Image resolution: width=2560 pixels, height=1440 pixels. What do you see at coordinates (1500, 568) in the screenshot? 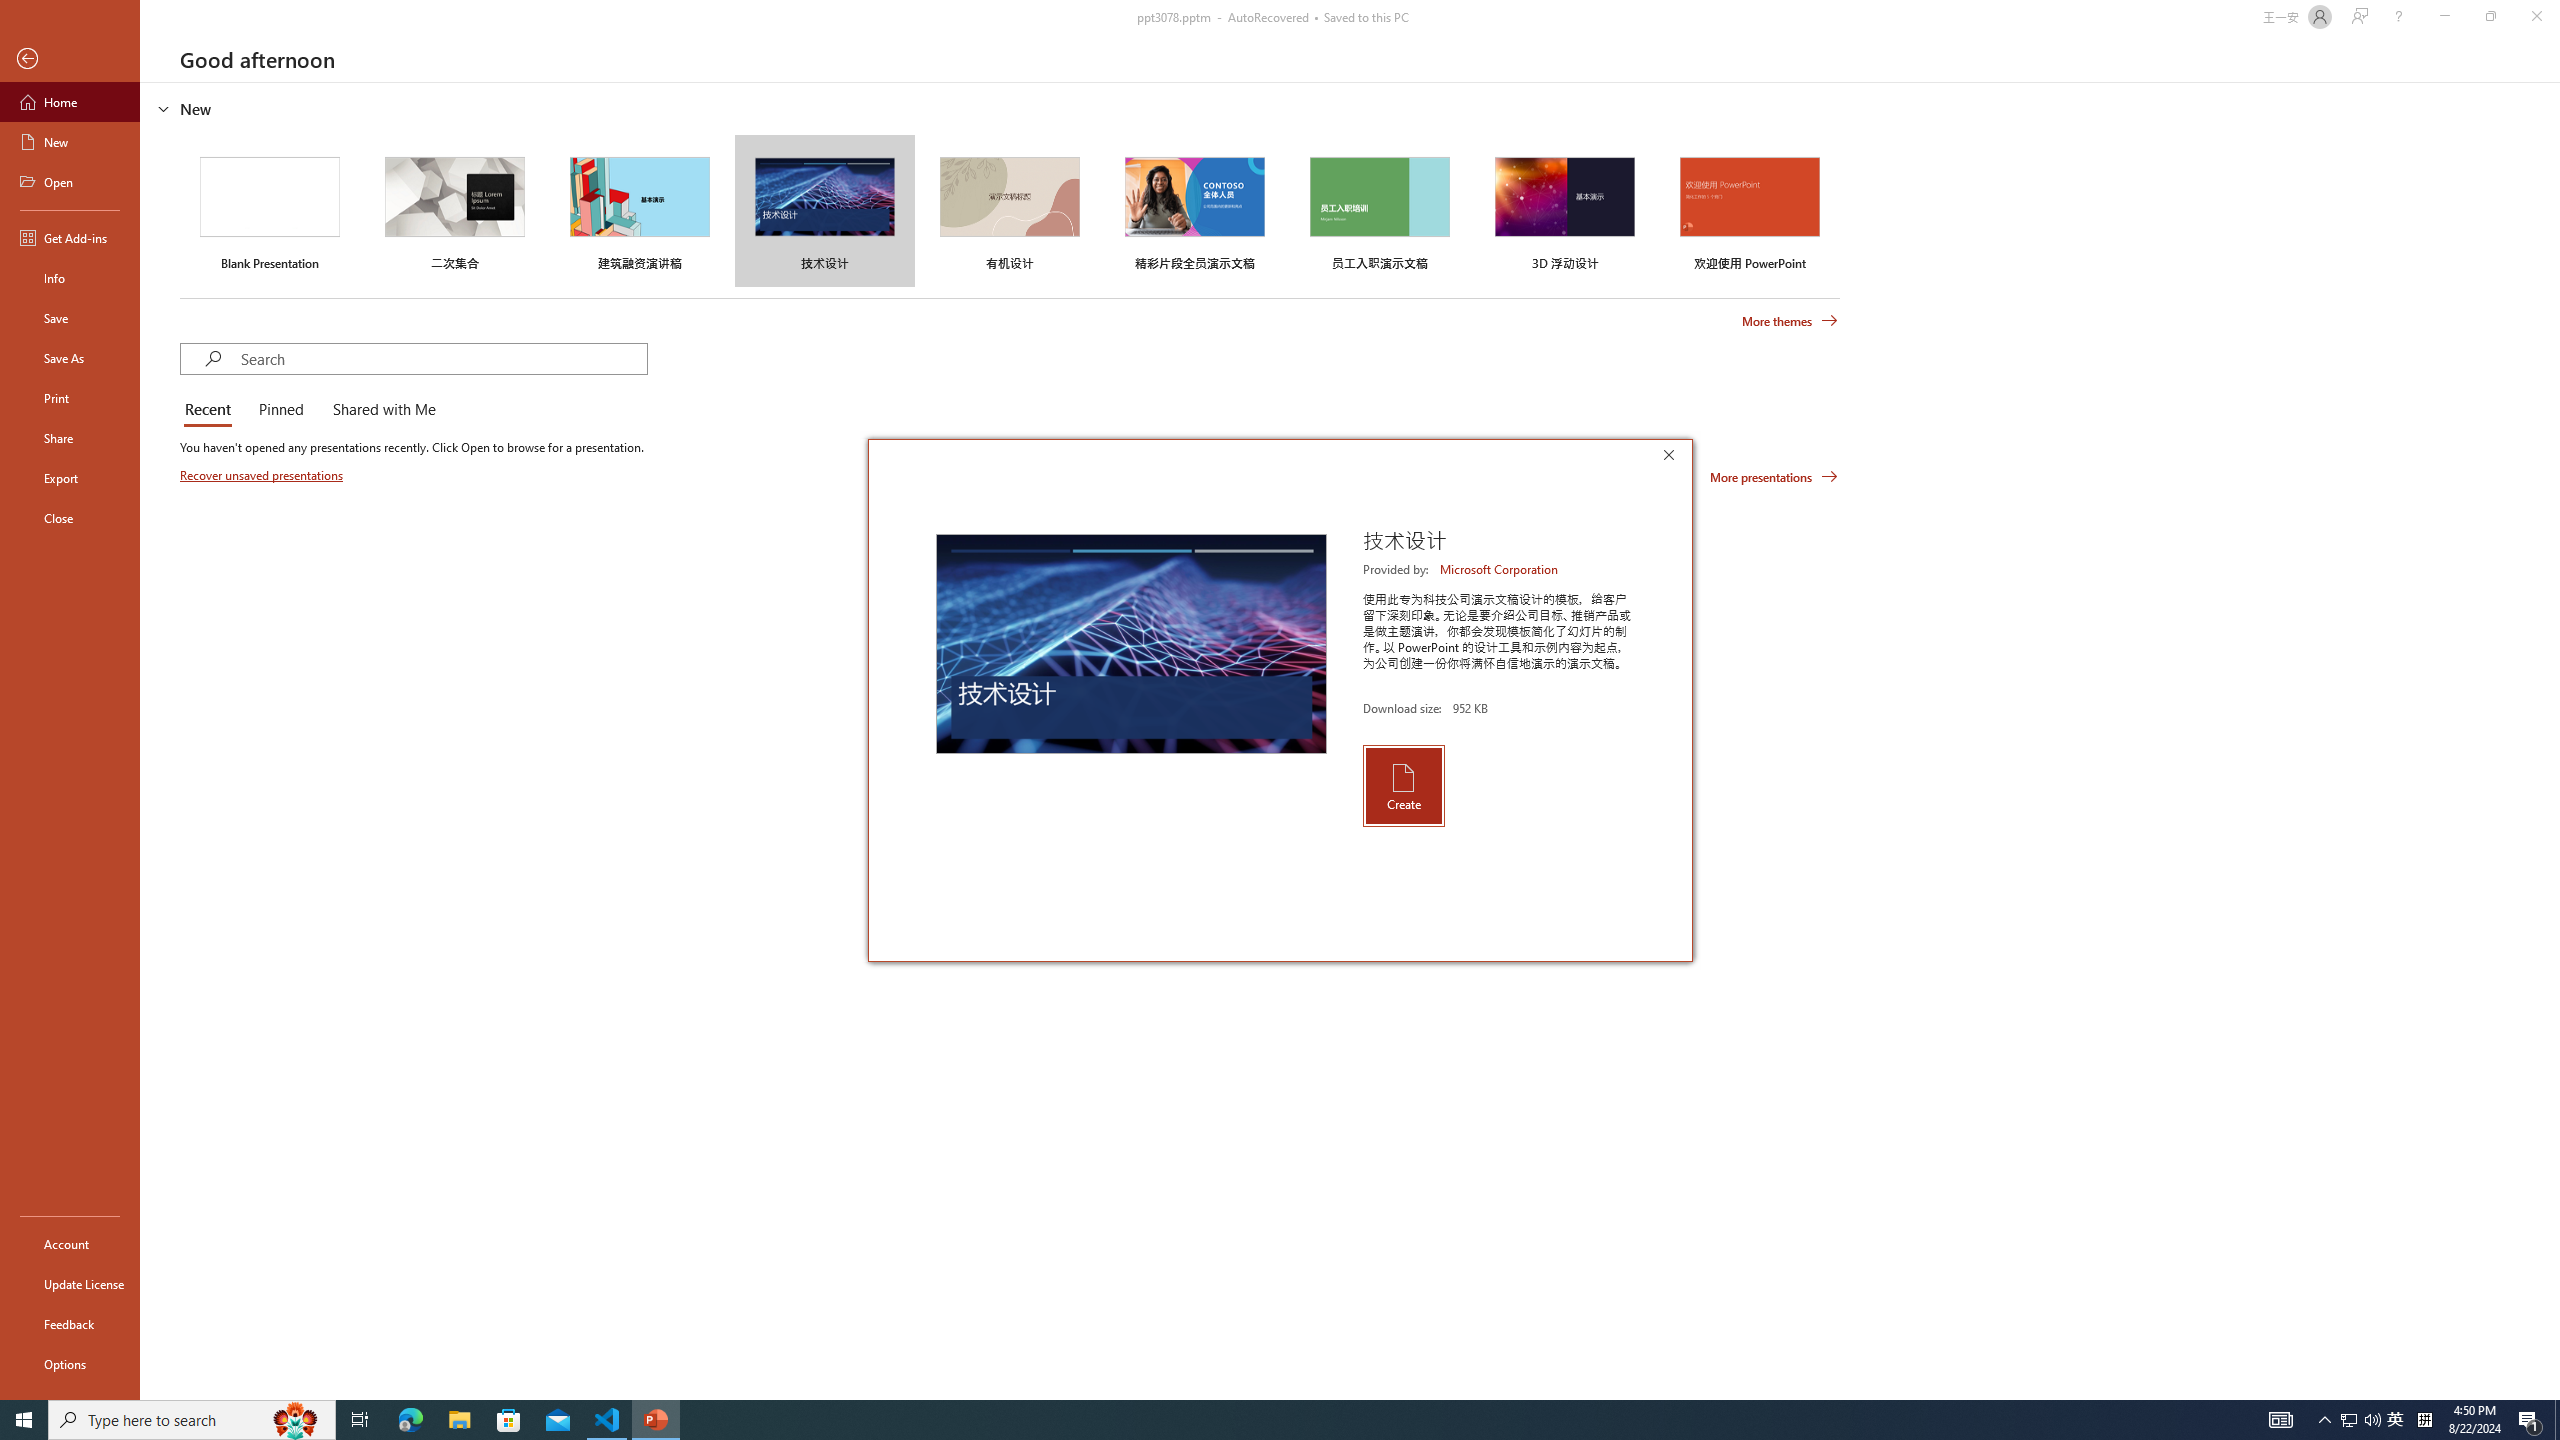
I see `'Microsoft Corporation'` at bounding box center [1500, 568].